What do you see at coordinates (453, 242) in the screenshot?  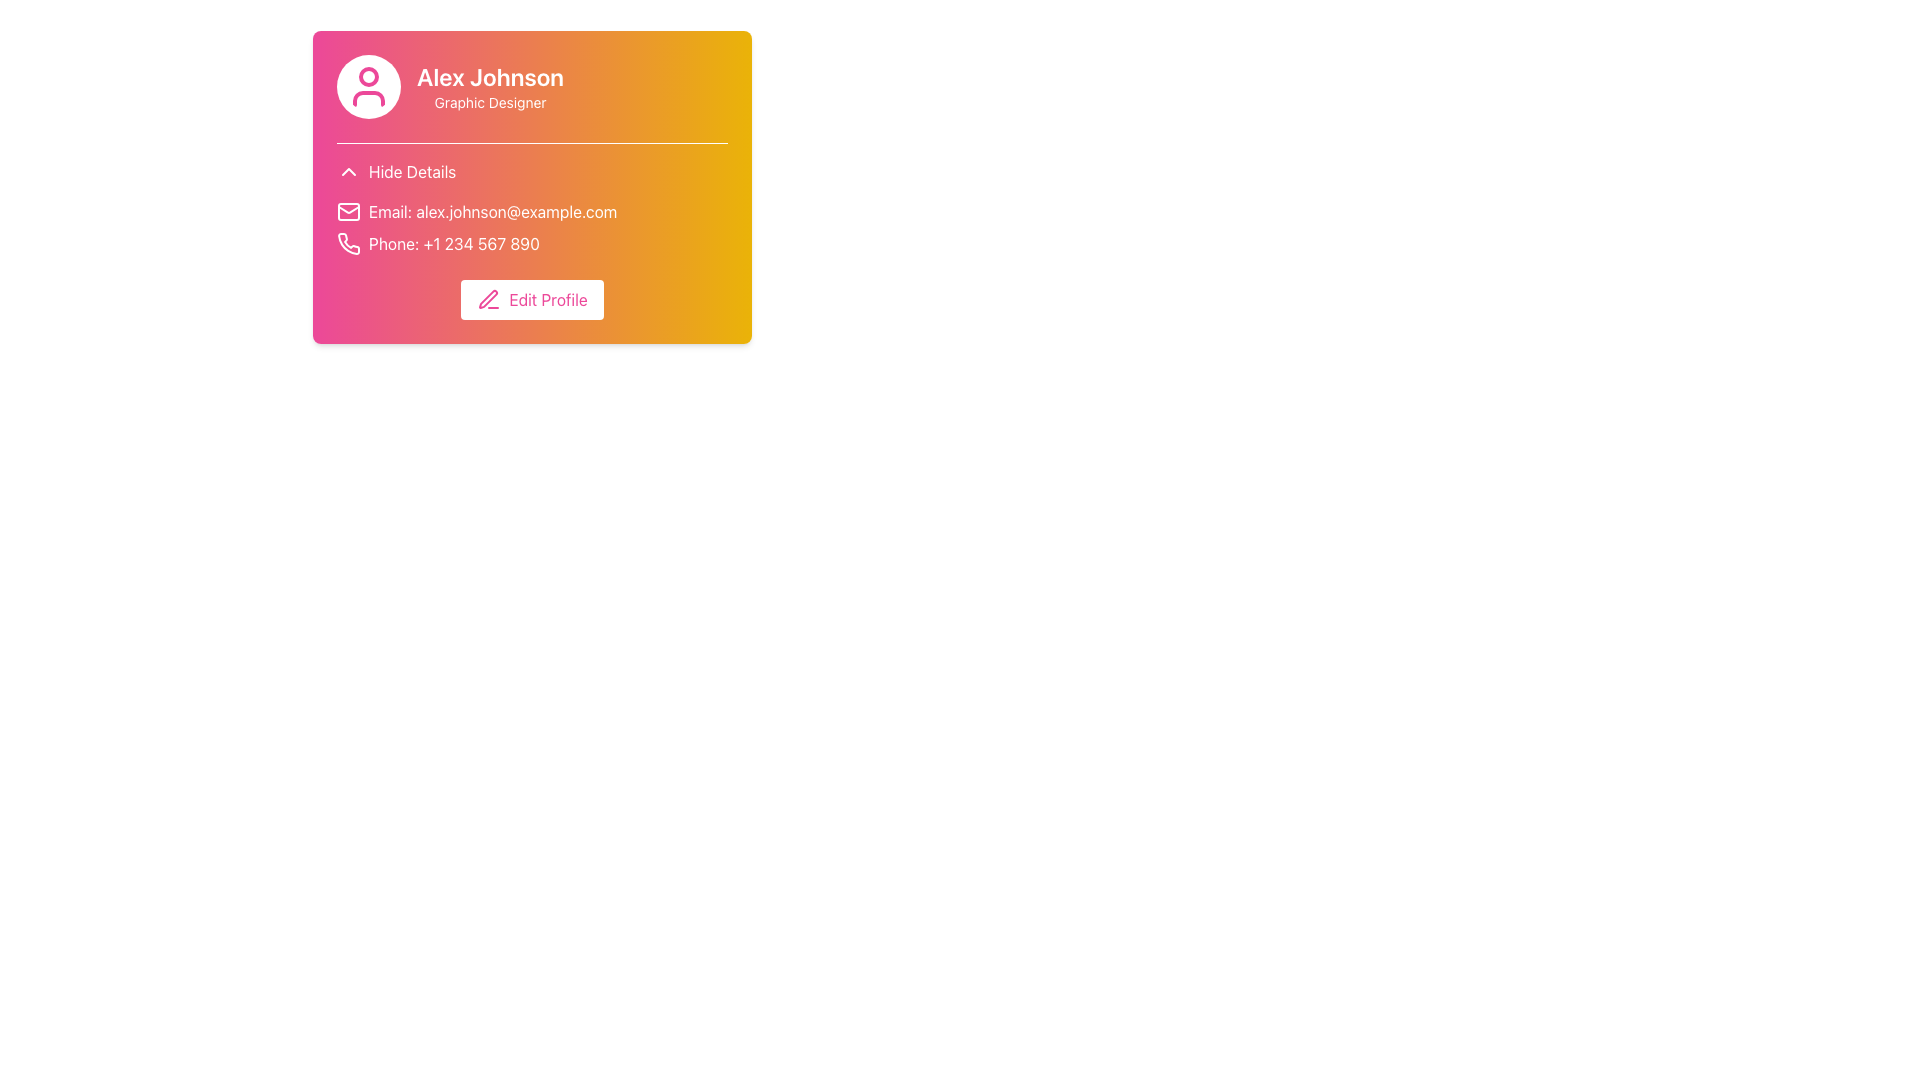 I see `user's phone number displayed prominently to the right of the phone icon within the second row of the card layout` at bounding box center [453, 242].